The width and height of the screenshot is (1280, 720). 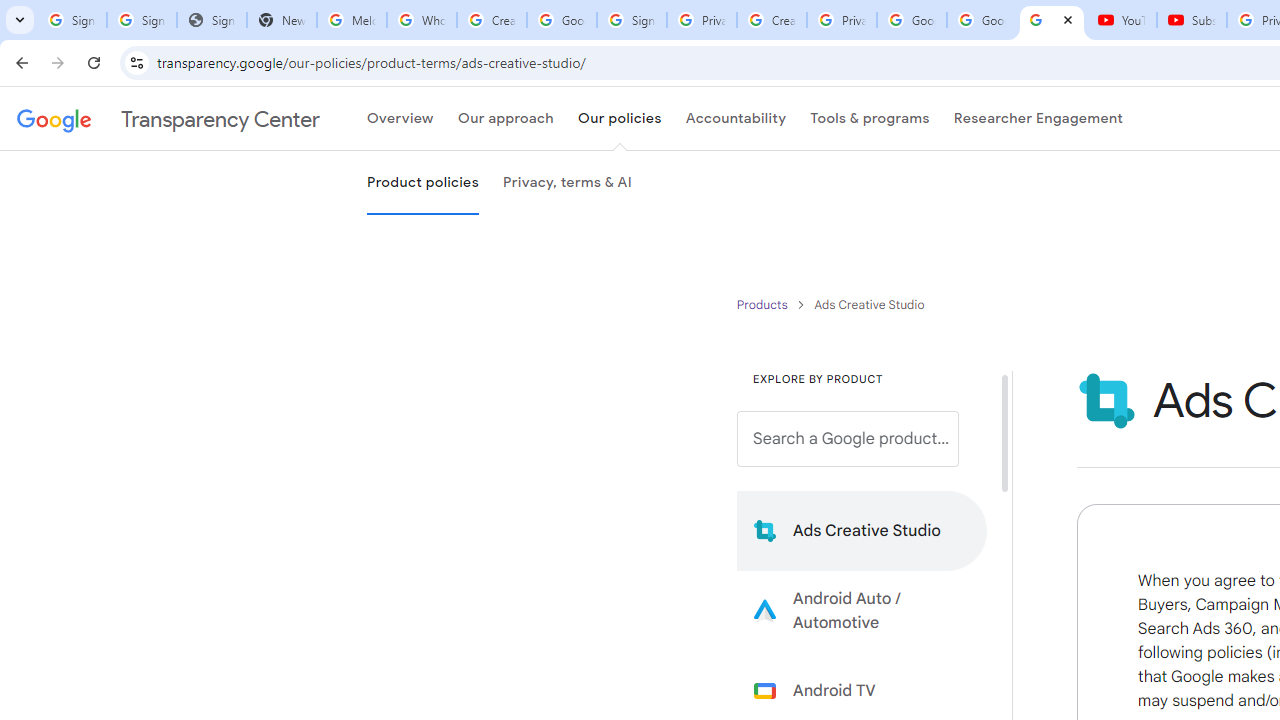 What do you see at coordinates (630, 20) in the screenshot?
I see `'Sign in - Google Accounts'` at bounding box center [630, 20].